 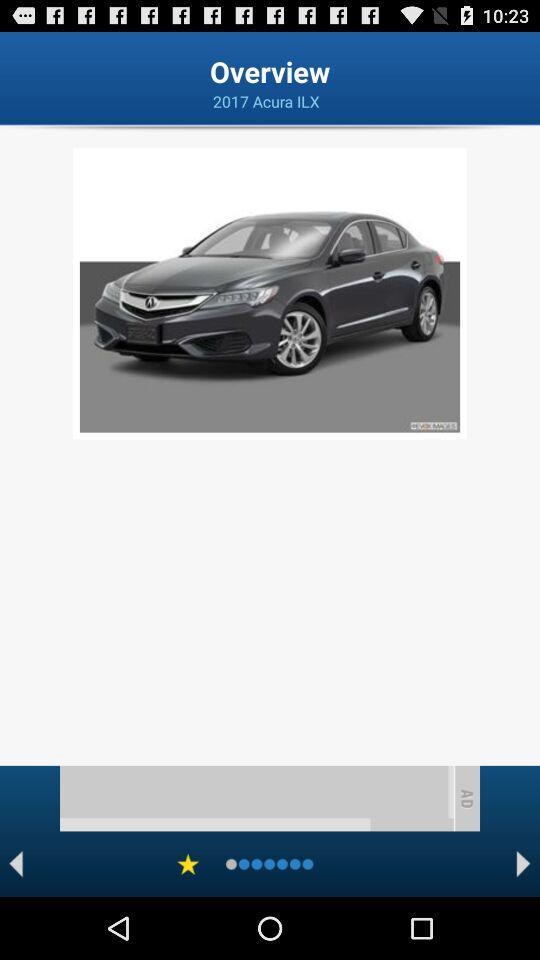 What do you see at coordinates (256, 798) in the screenshot?
I see `open advertisement link` at bounding box center [256, 798].